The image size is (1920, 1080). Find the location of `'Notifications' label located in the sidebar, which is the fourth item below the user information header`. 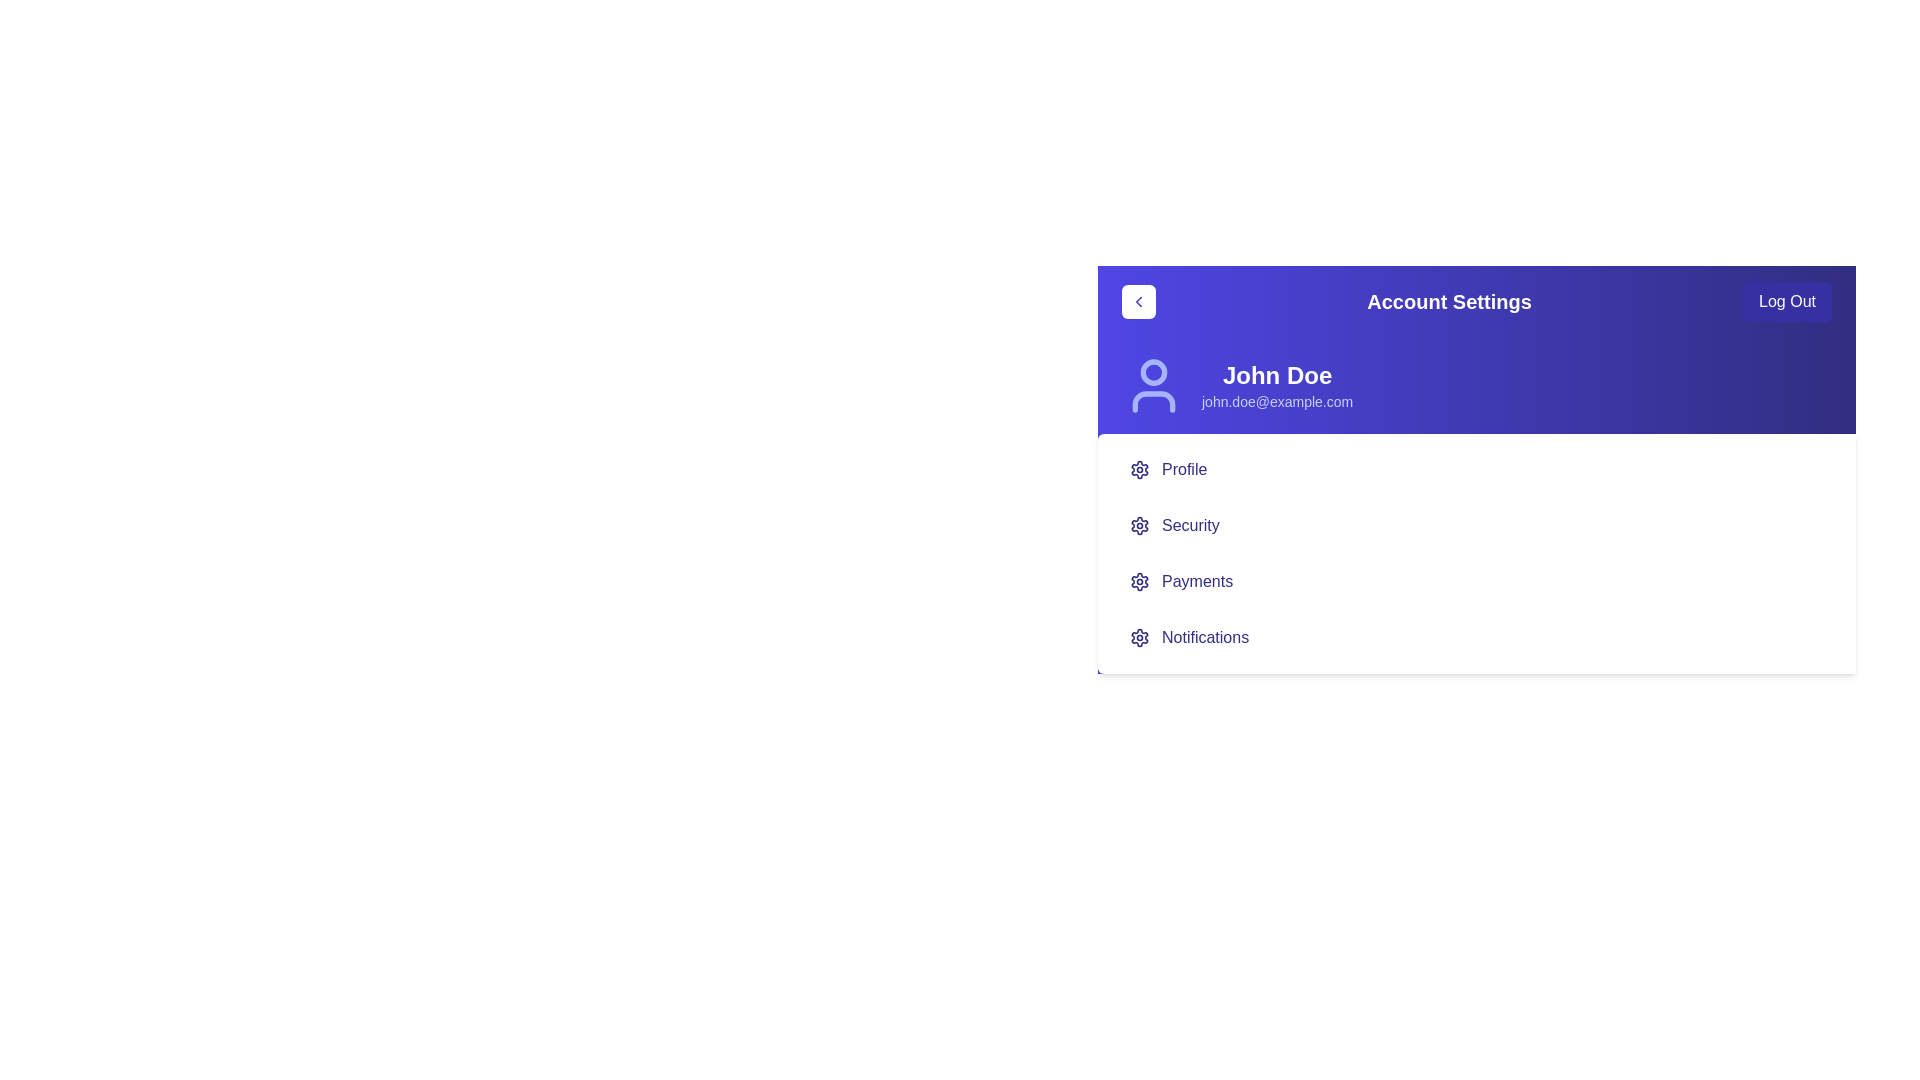

'Notifications' label located in the sidebar, which is the fourth item below the user information header is located at coordinates (1204, 637).